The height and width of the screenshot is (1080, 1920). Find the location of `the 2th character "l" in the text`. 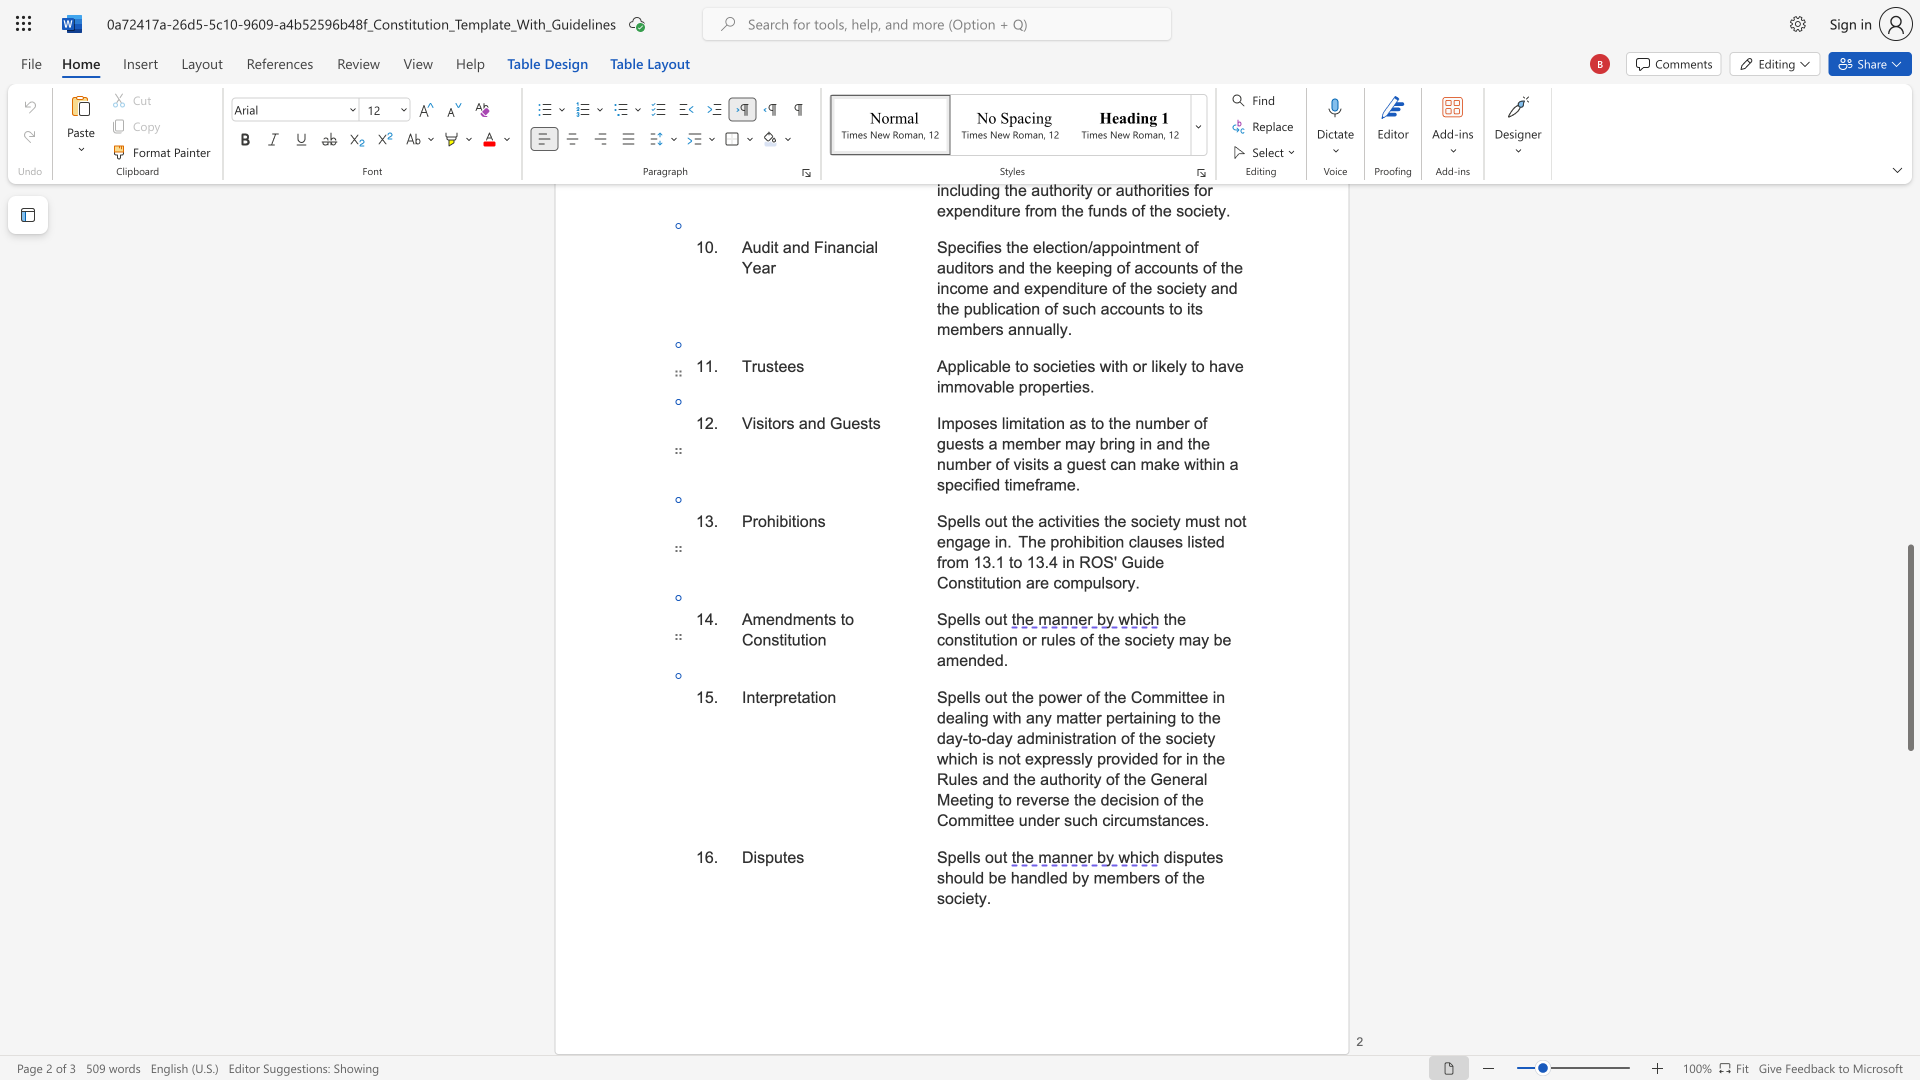

the 2th character "l" in the text is located at coordinates (970, 618).